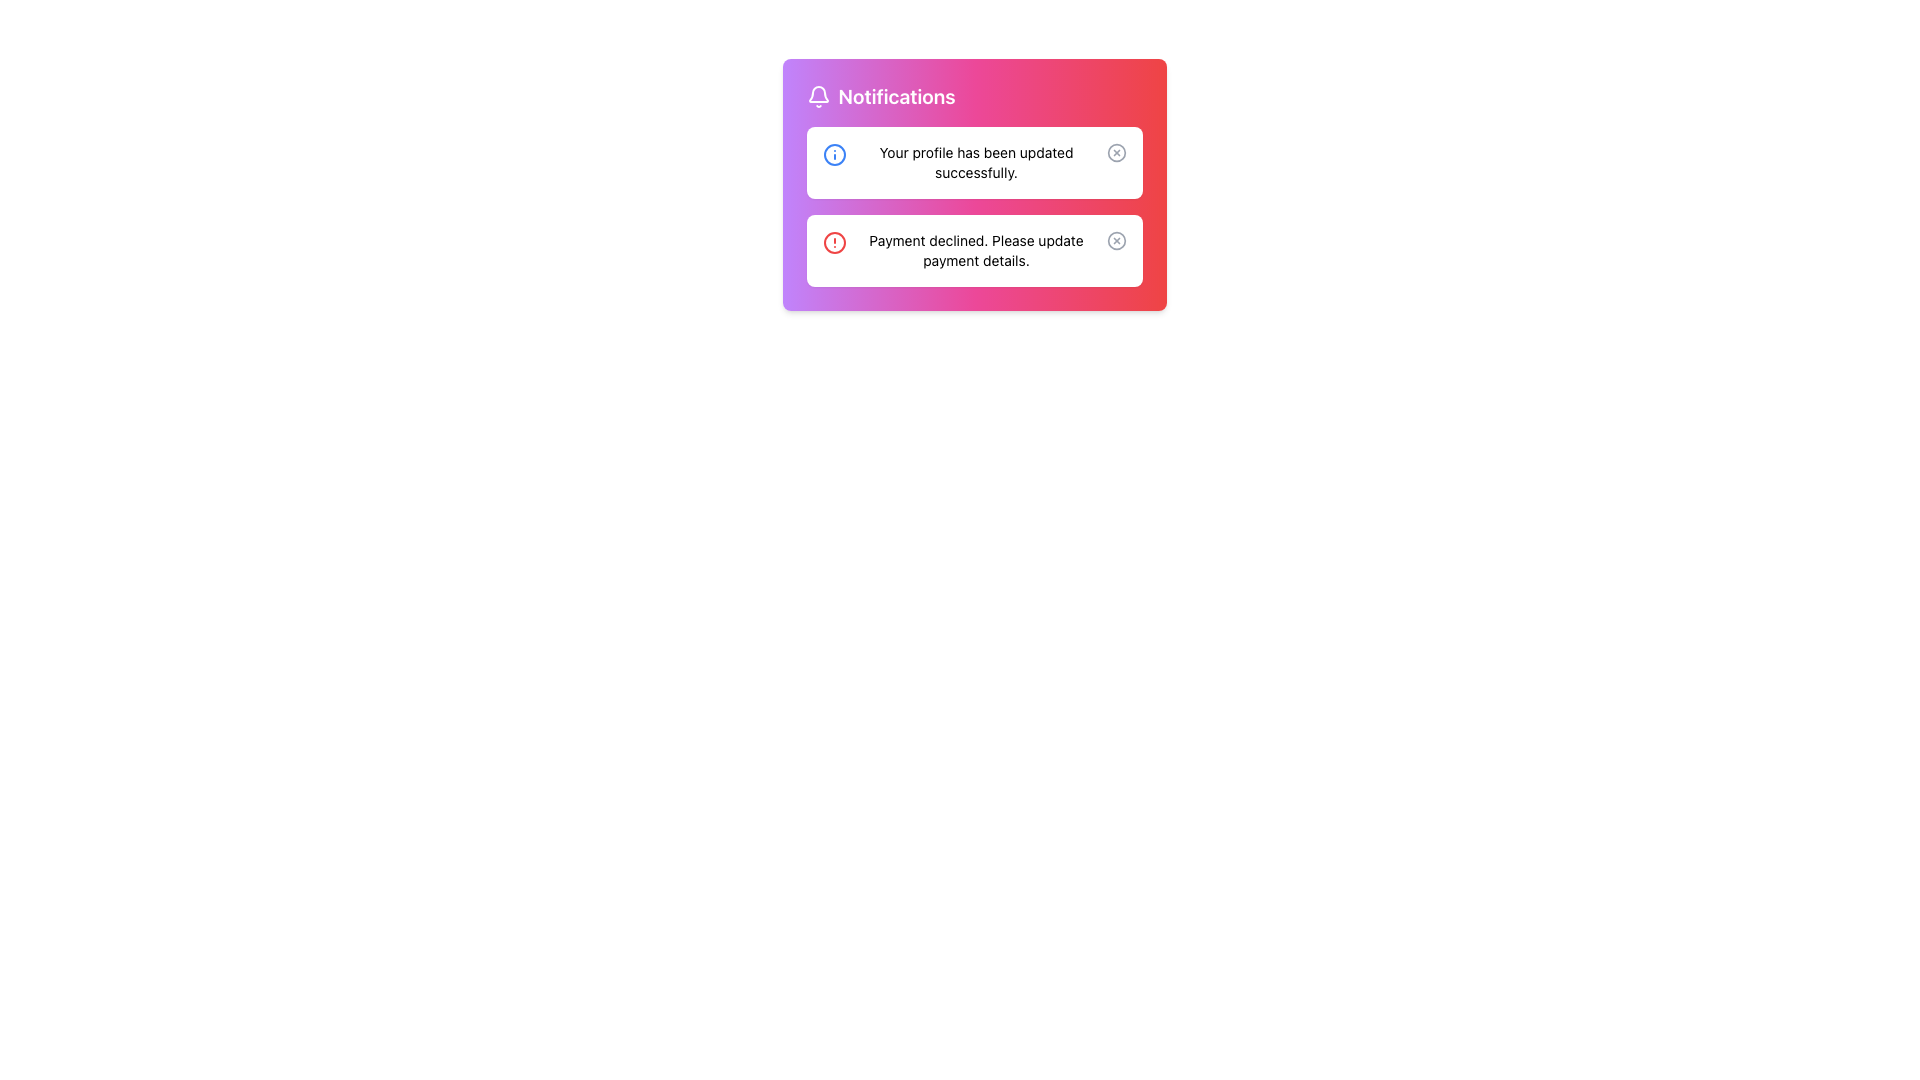  I want to click on the bell icon representing the Notifications section, which is located within a pink rectangle at the top center of the interface, so click(818, 96).